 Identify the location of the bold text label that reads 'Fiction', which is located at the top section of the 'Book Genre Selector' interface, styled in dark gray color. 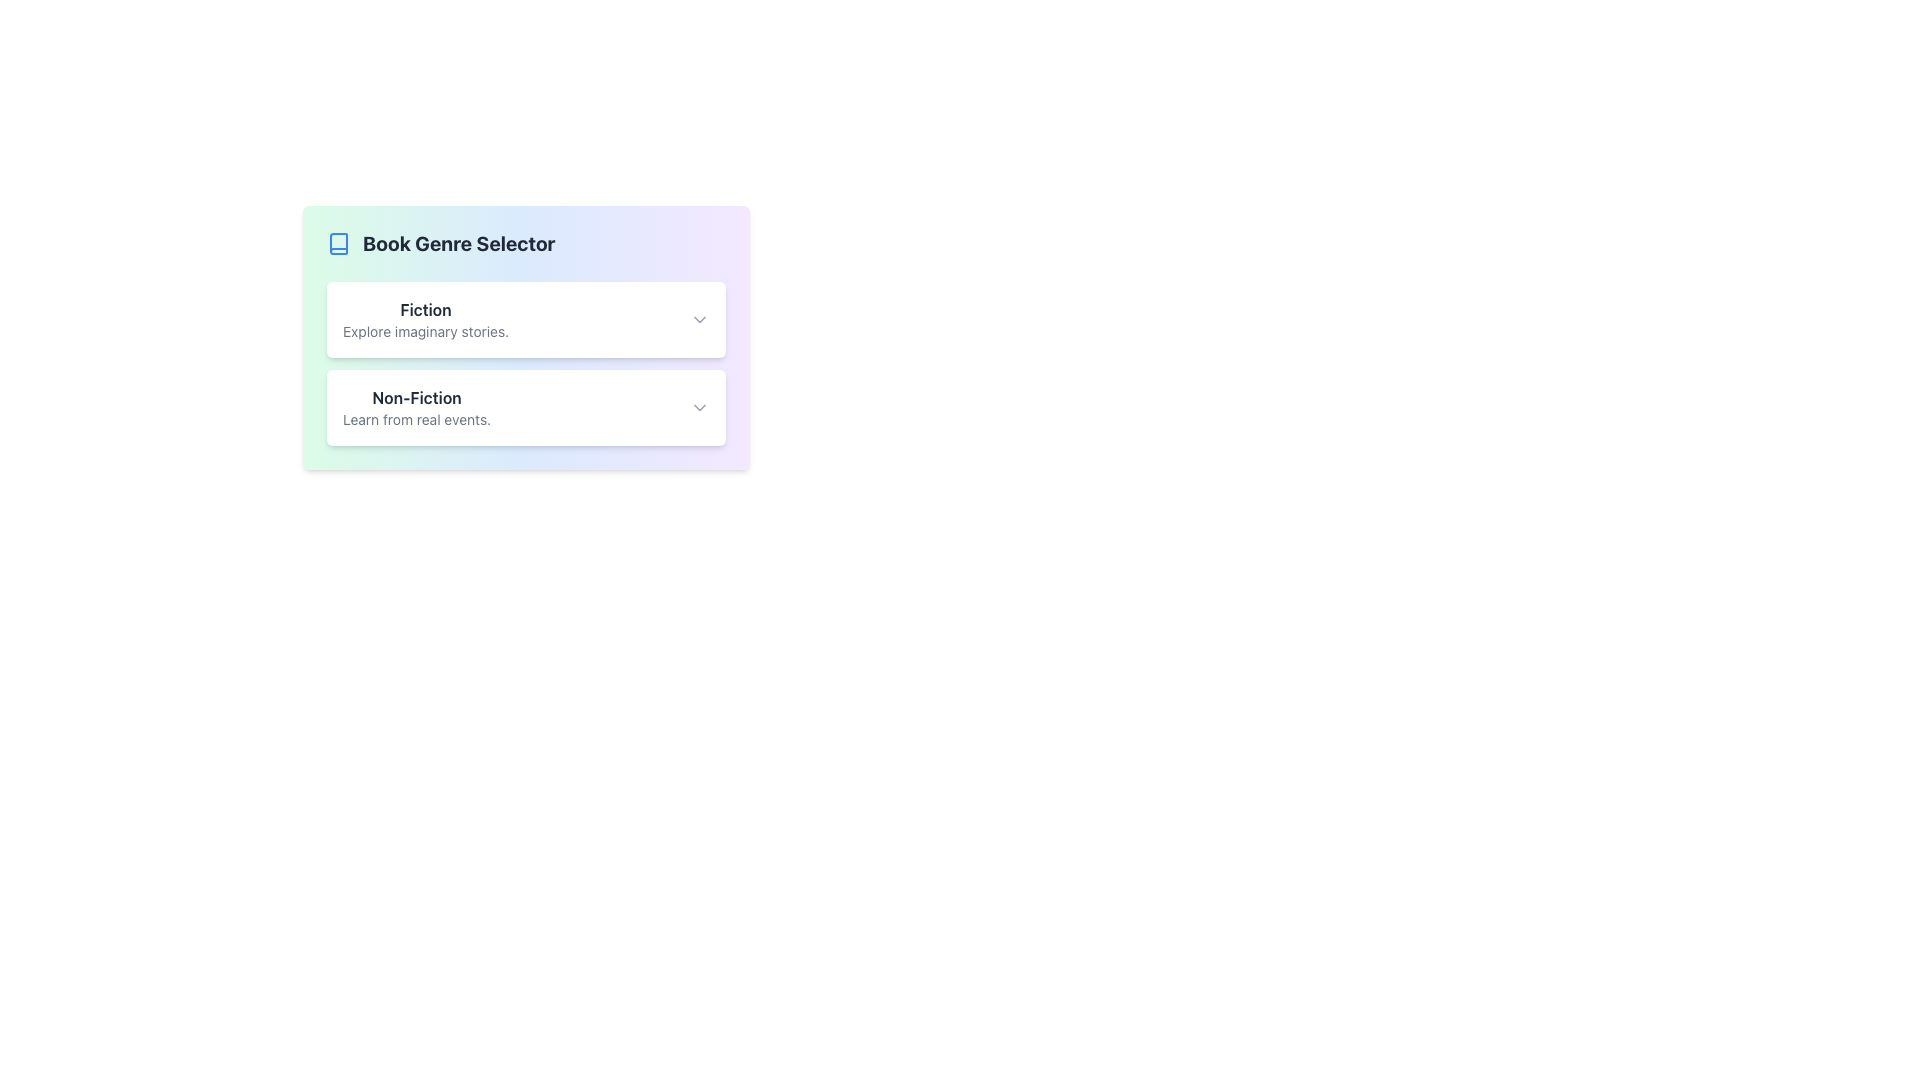
(425, 309).